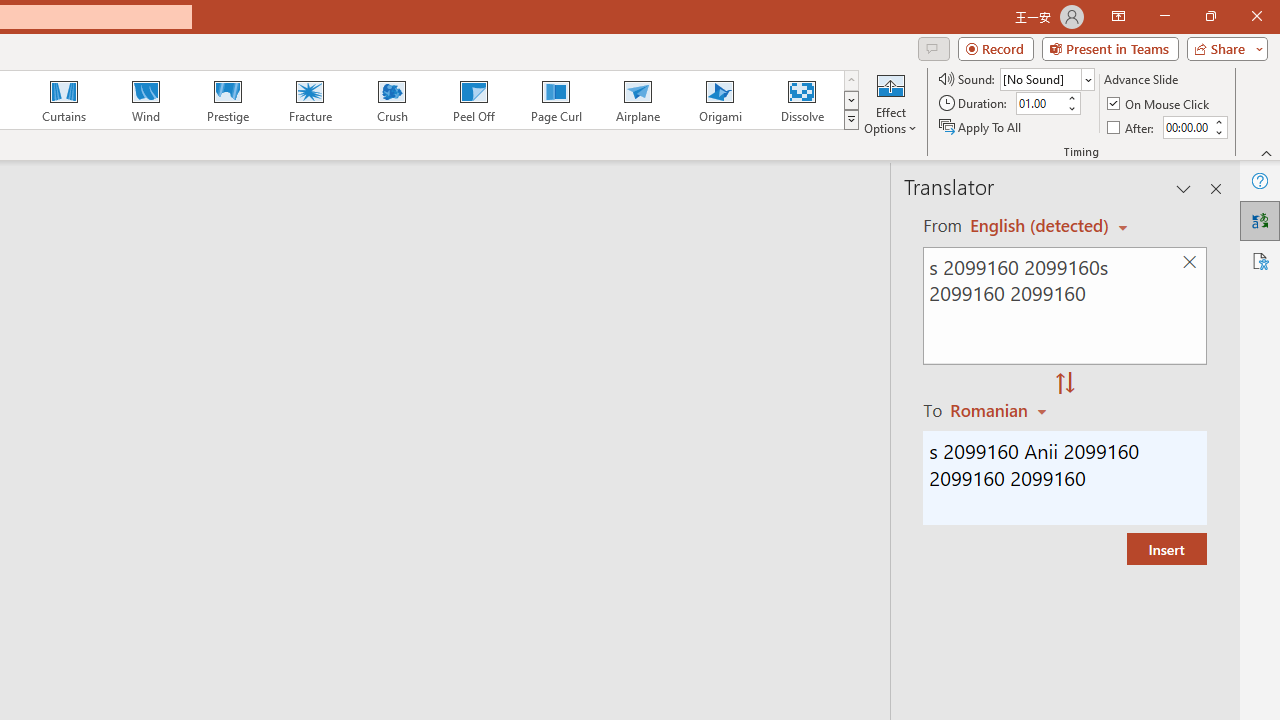 This screenshot has height=720, width=1280. What do you see at coordinates (981, 127) in the screenshot?
I see `'Apply To All'` at bounding box center [981, 127].